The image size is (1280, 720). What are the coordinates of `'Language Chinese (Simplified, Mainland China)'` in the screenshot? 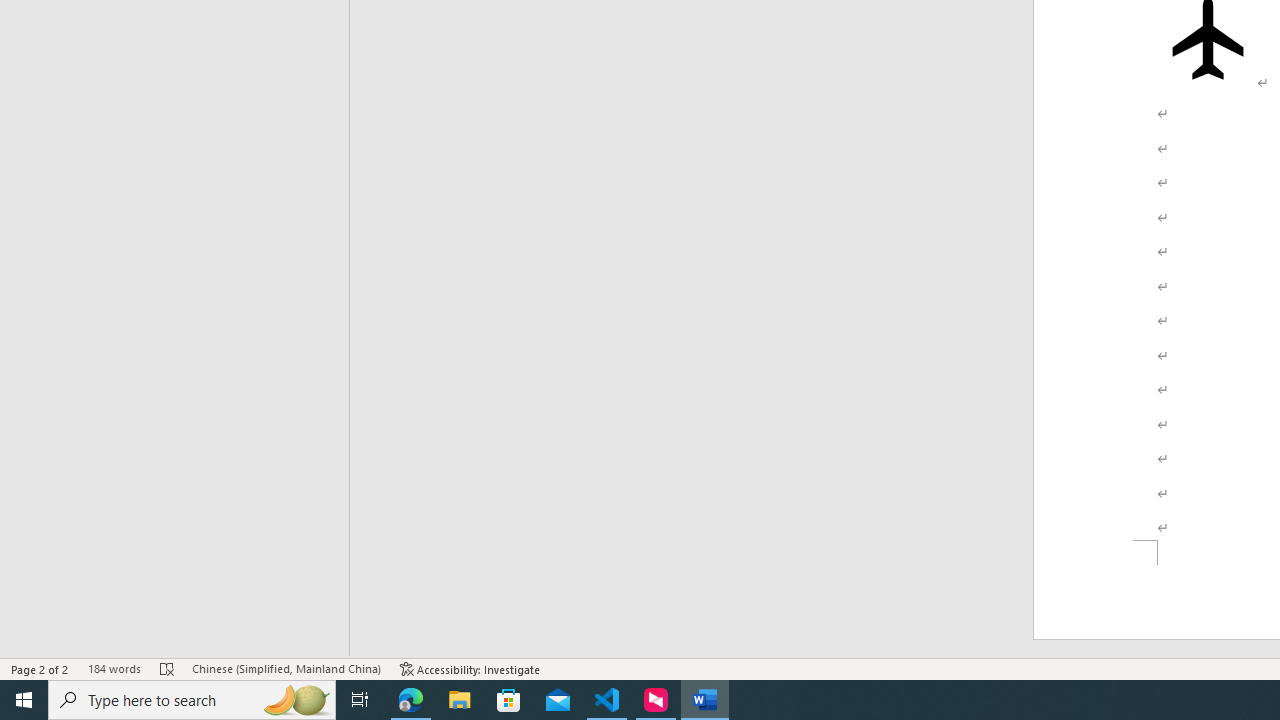 It's located at (285, 669).